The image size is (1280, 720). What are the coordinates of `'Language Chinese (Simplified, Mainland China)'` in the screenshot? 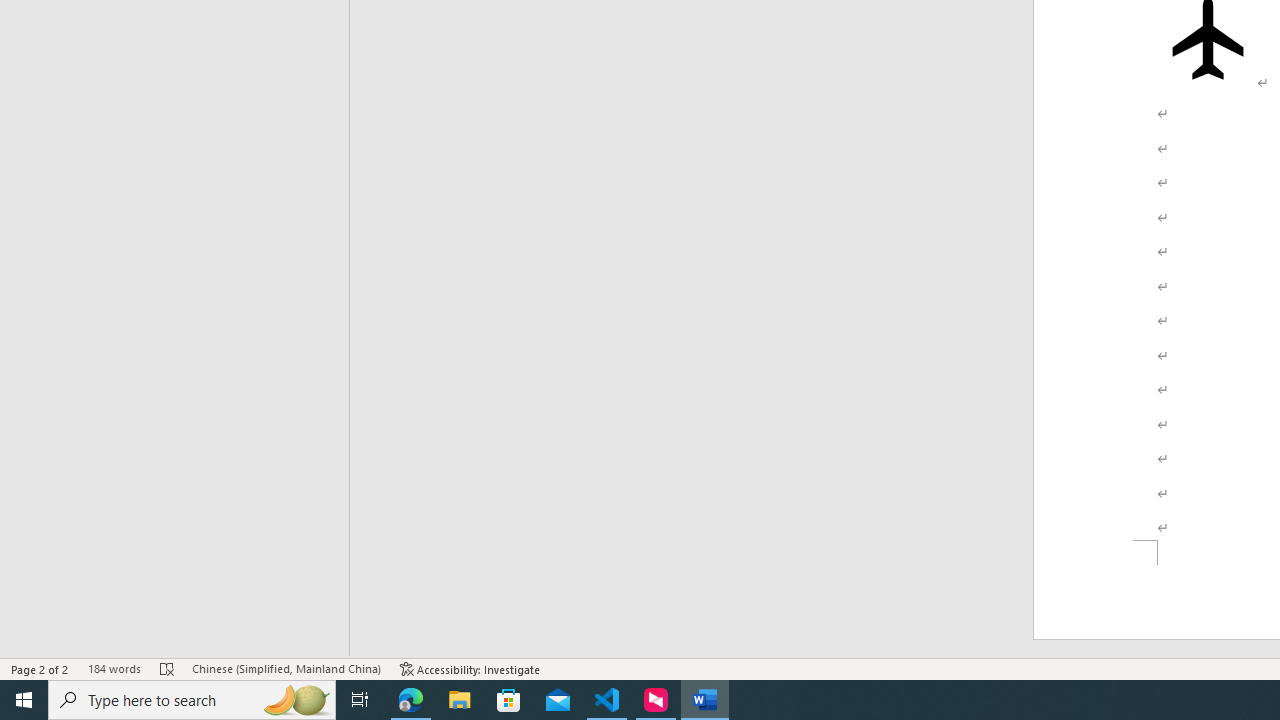 It's located at (285, 669).